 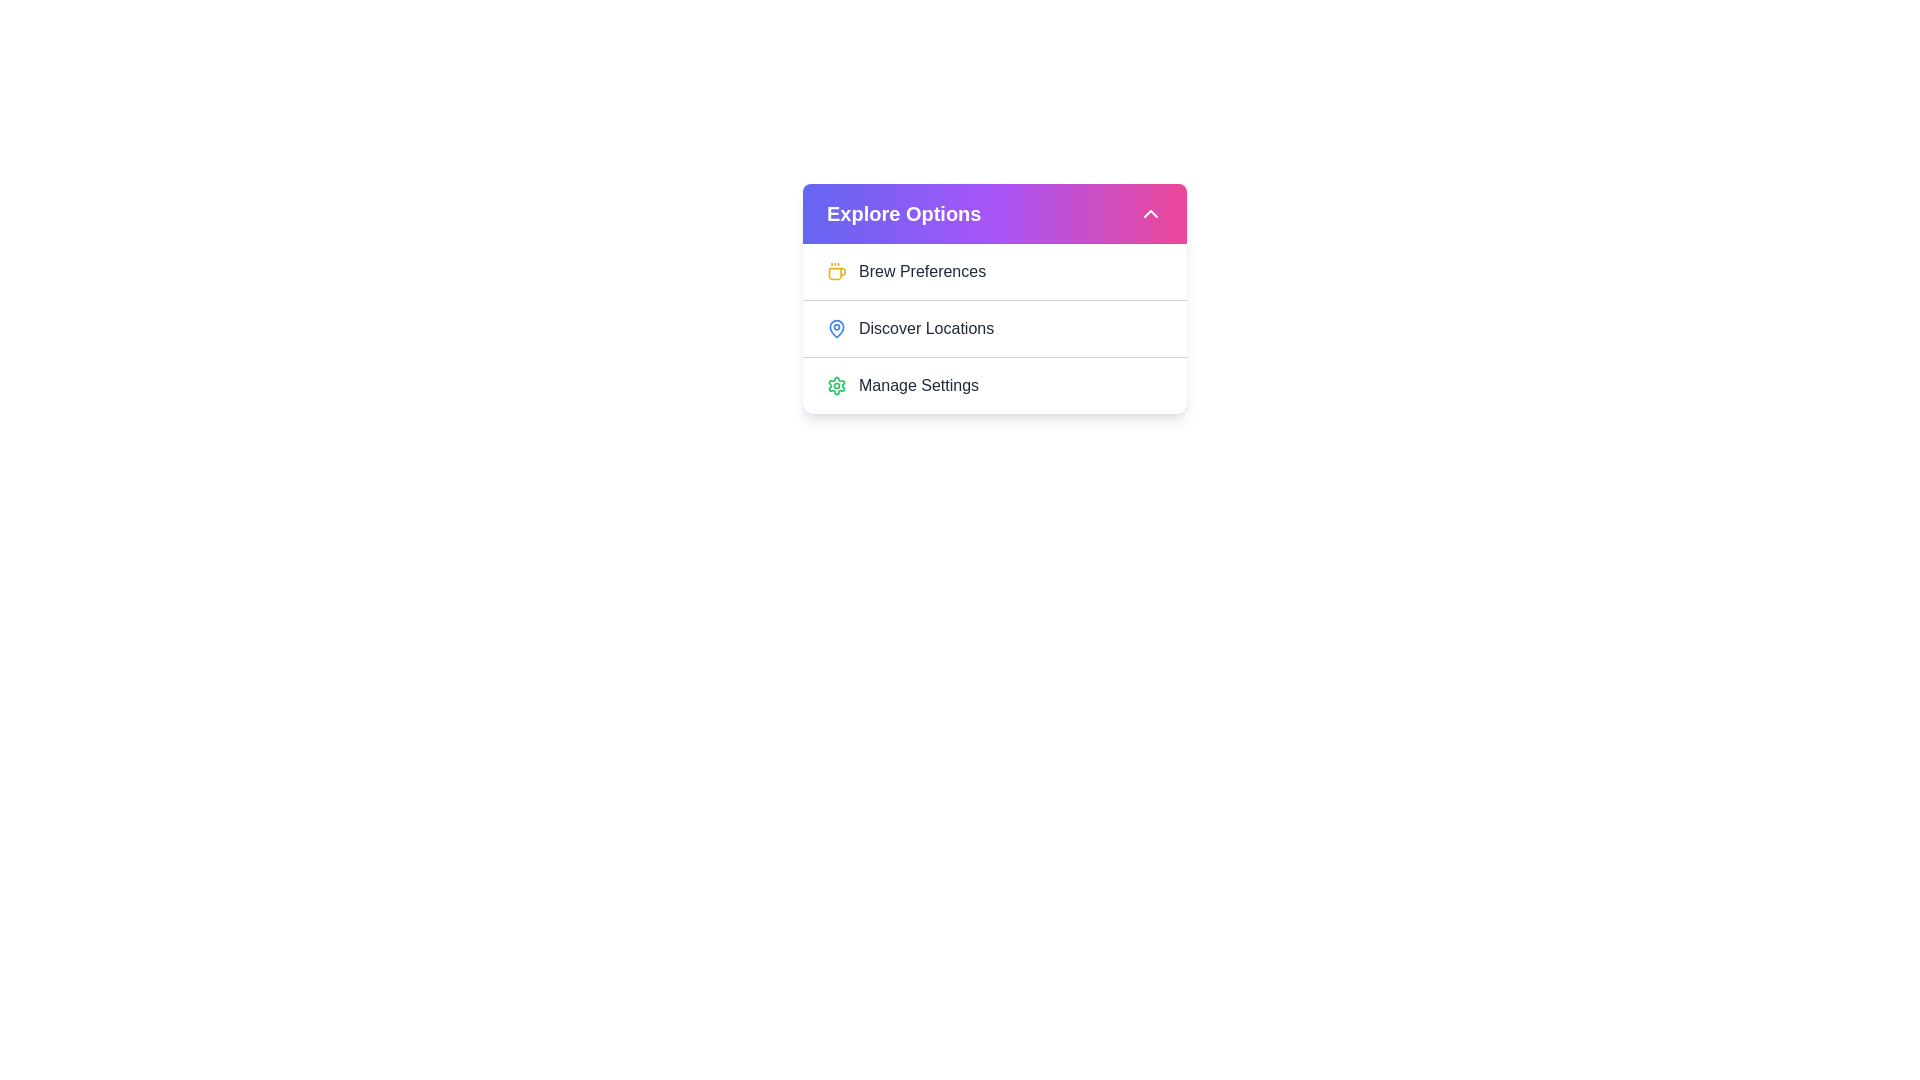 What do you see at coordinates (994, 327) in the screenshot?
I see `the 'Discover Locations' option in the dropdown menu` at bounding box center [994, 327].